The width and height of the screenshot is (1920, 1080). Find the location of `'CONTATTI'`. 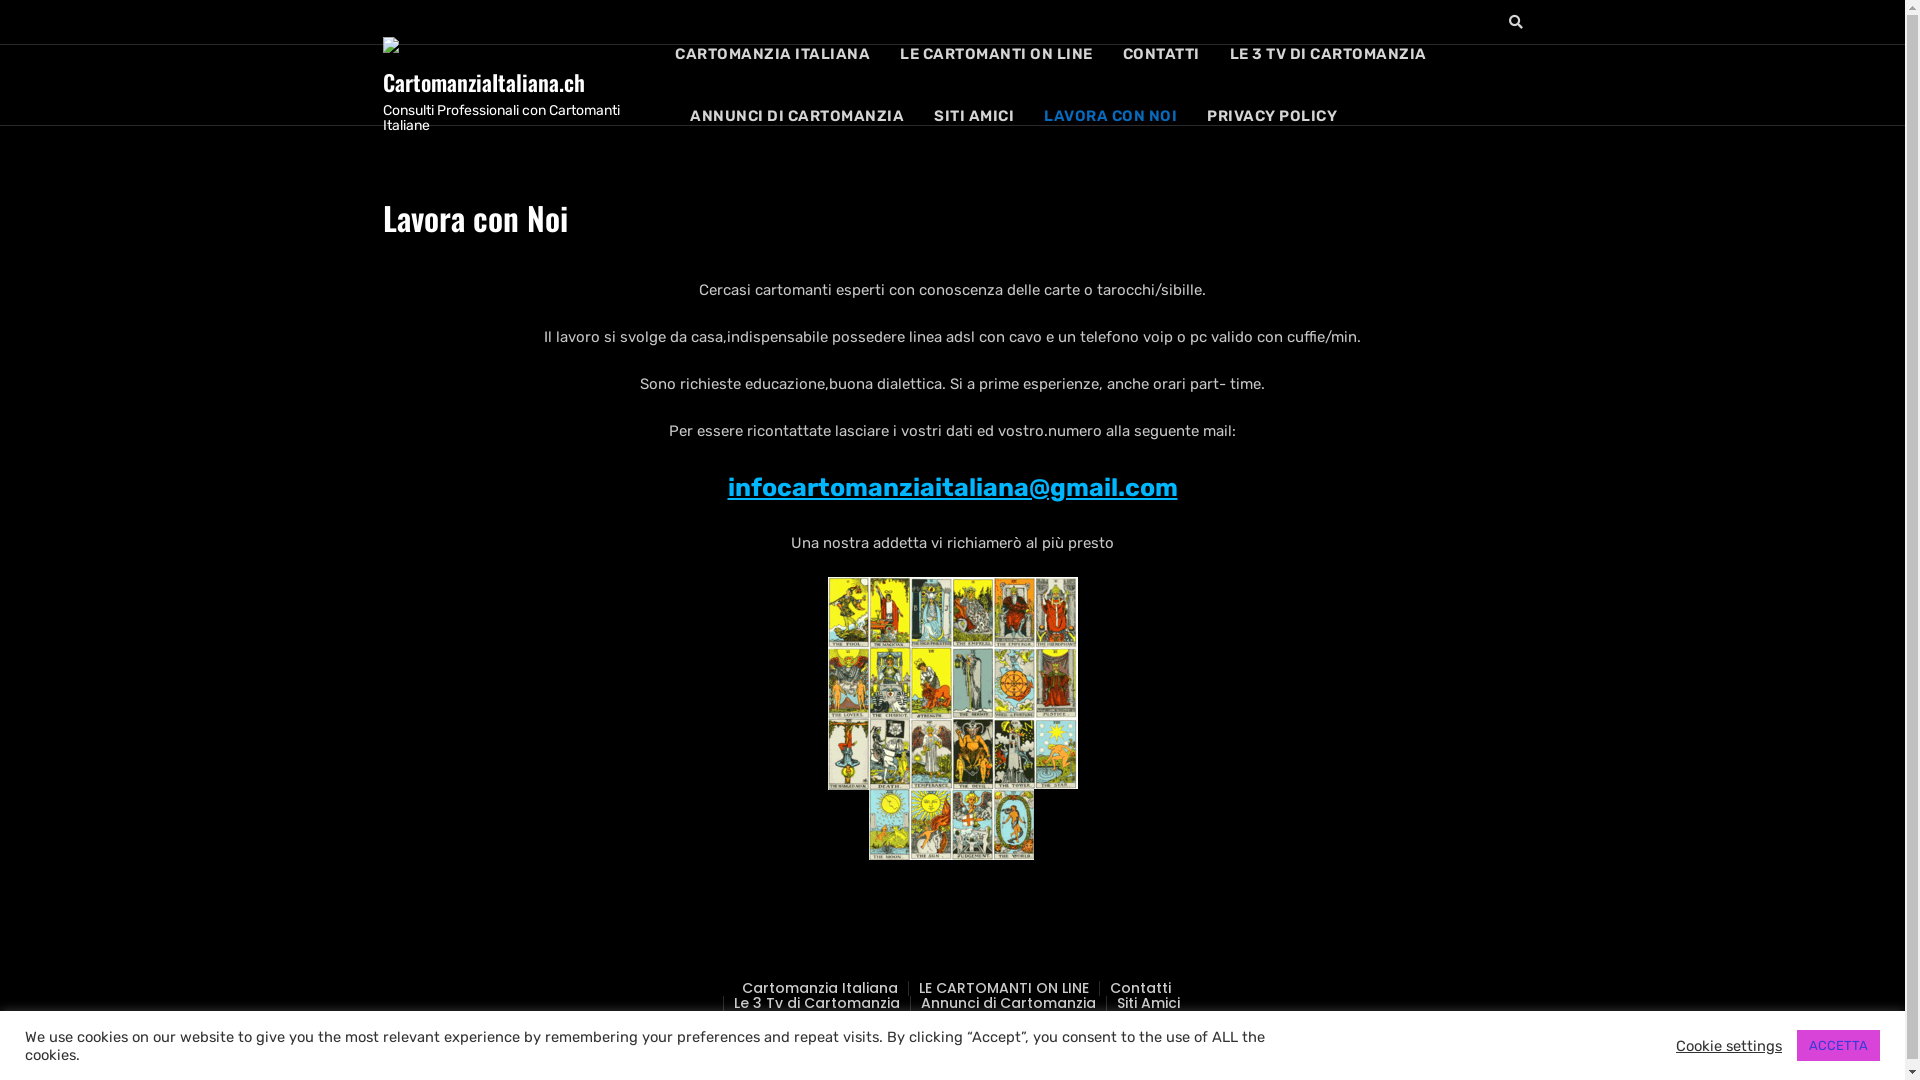

'CONTATTI' is located at coordinates (1107, 52).